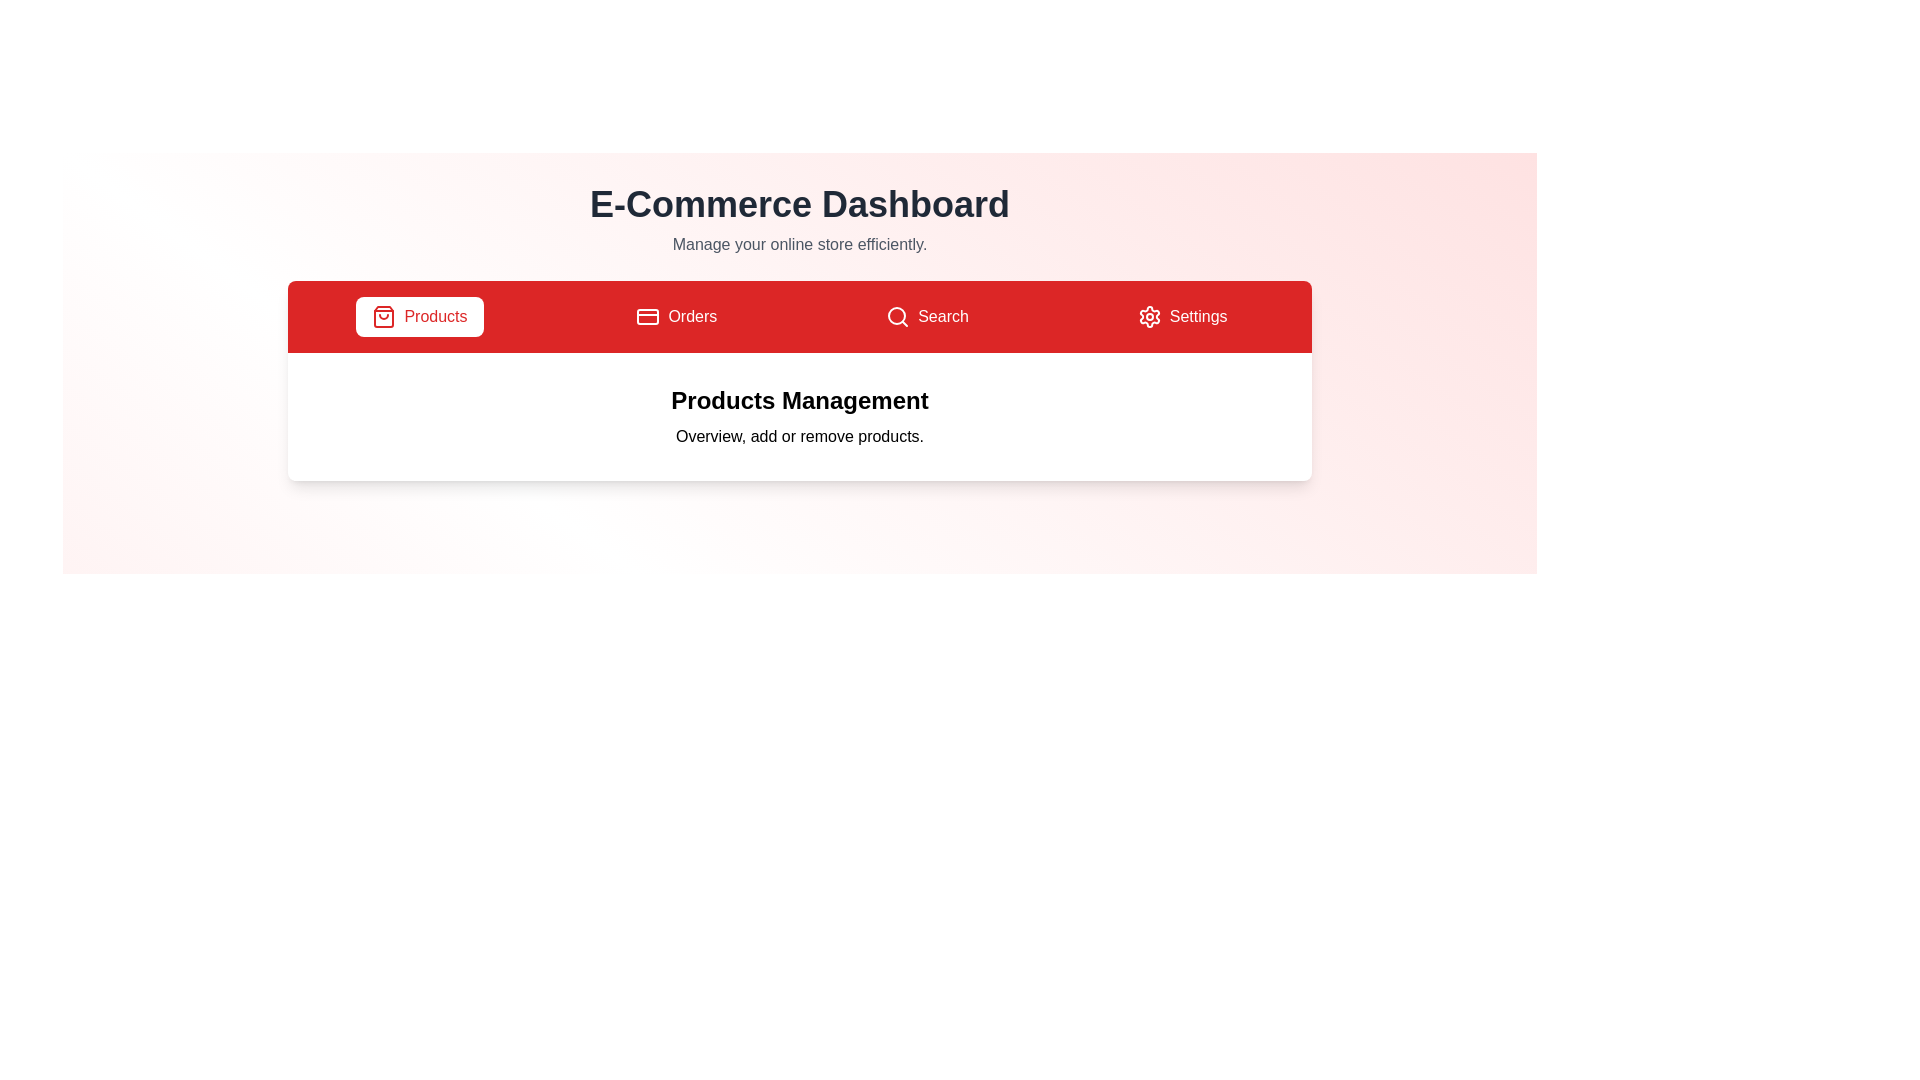  Describe the element at coordinates (800, 244) in the screenshot. I see `descriptive text that says 'Manage your online store efficiently.' located directly underneath the title 'E-Commerce Dashboard.'` at that location.